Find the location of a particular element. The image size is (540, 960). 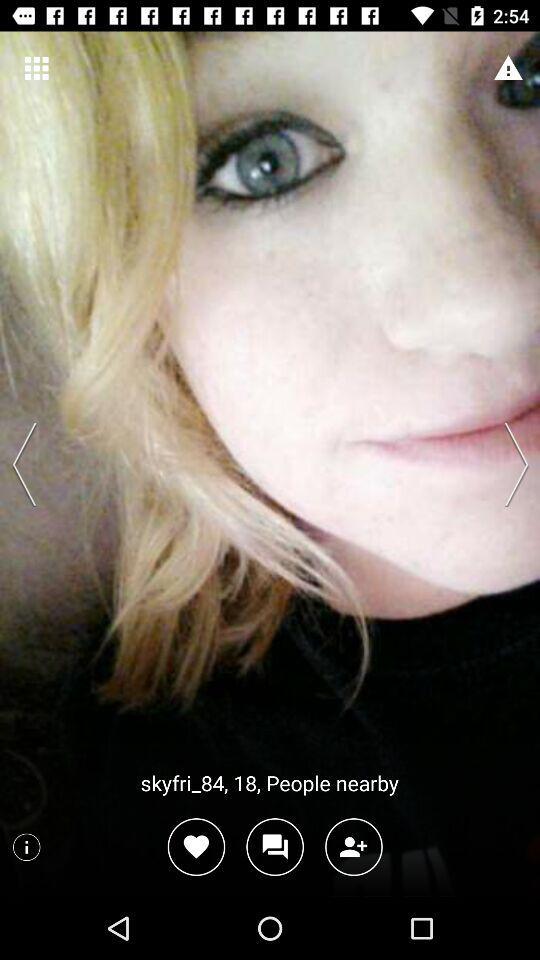

profile is located at coordinates (353, 846).